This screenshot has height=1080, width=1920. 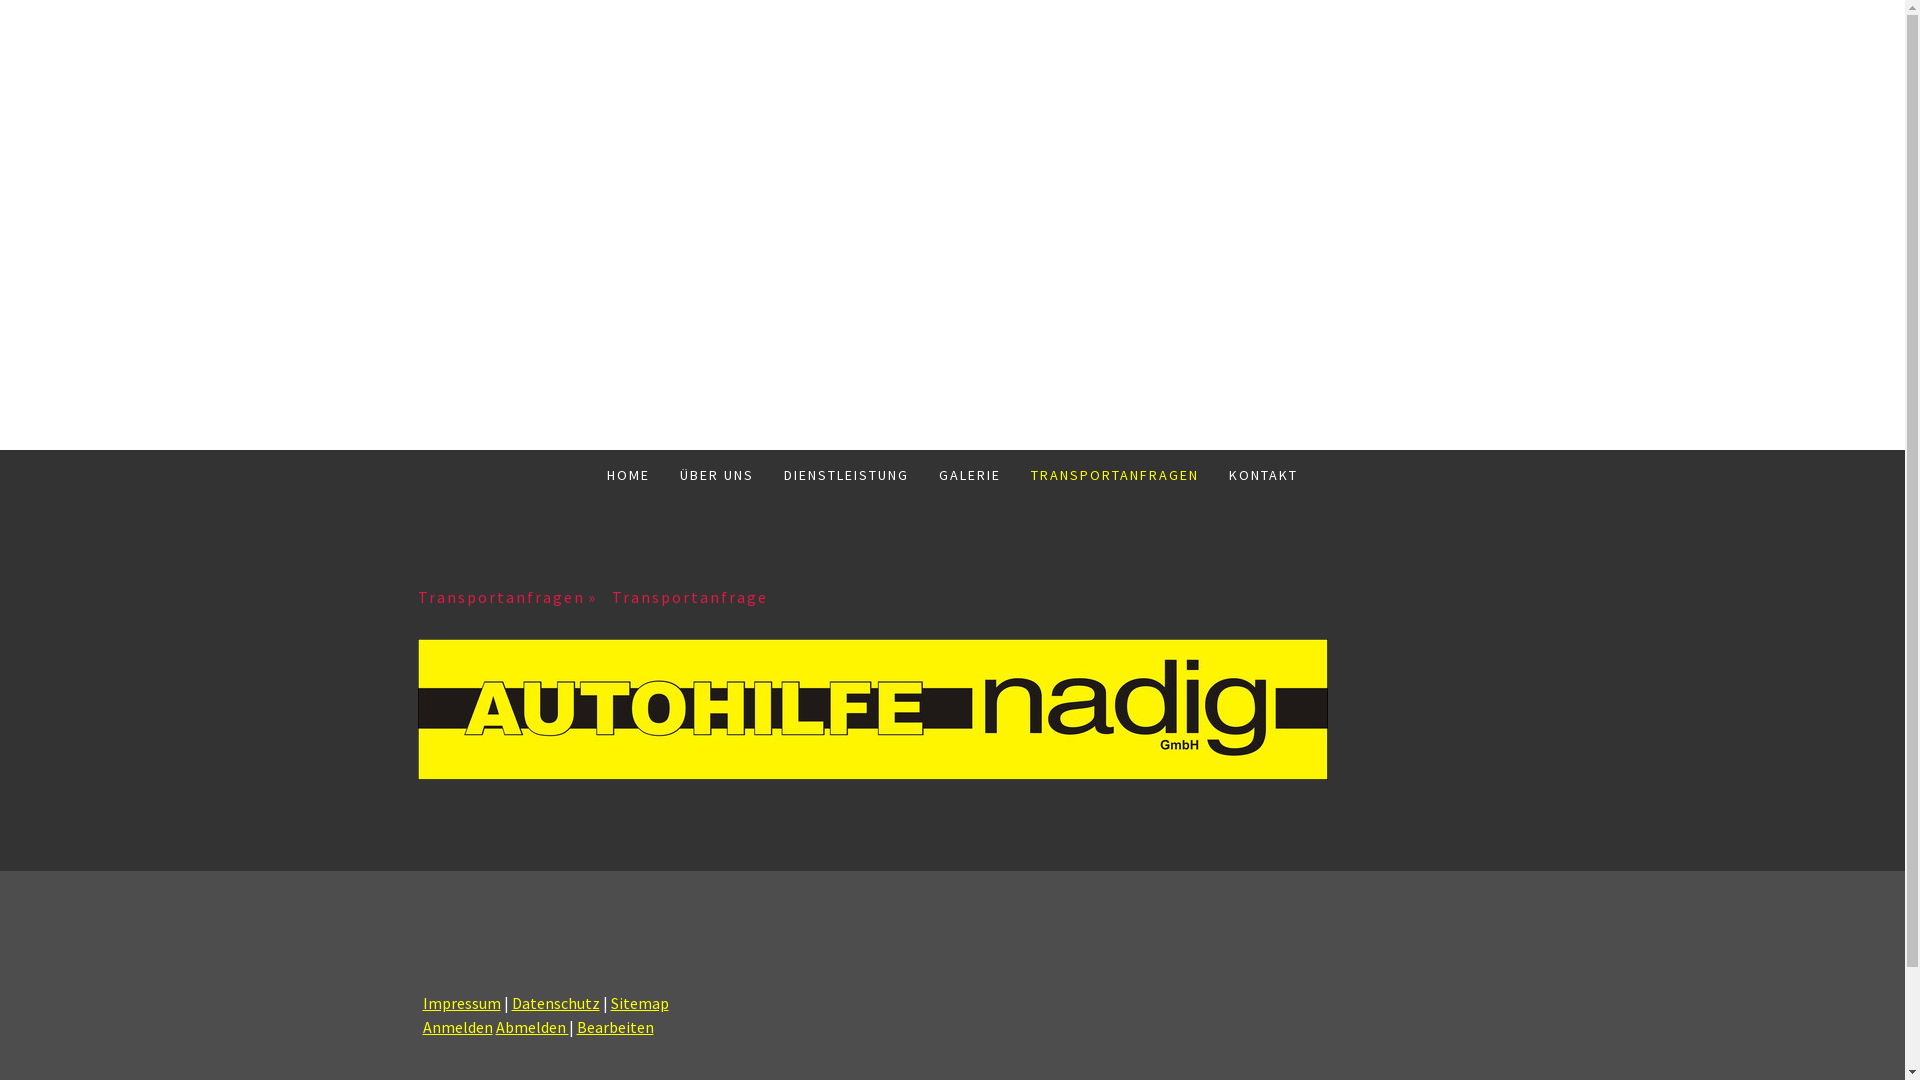 I want to click on 'Datenschutz', so click(x=512, y=1002).